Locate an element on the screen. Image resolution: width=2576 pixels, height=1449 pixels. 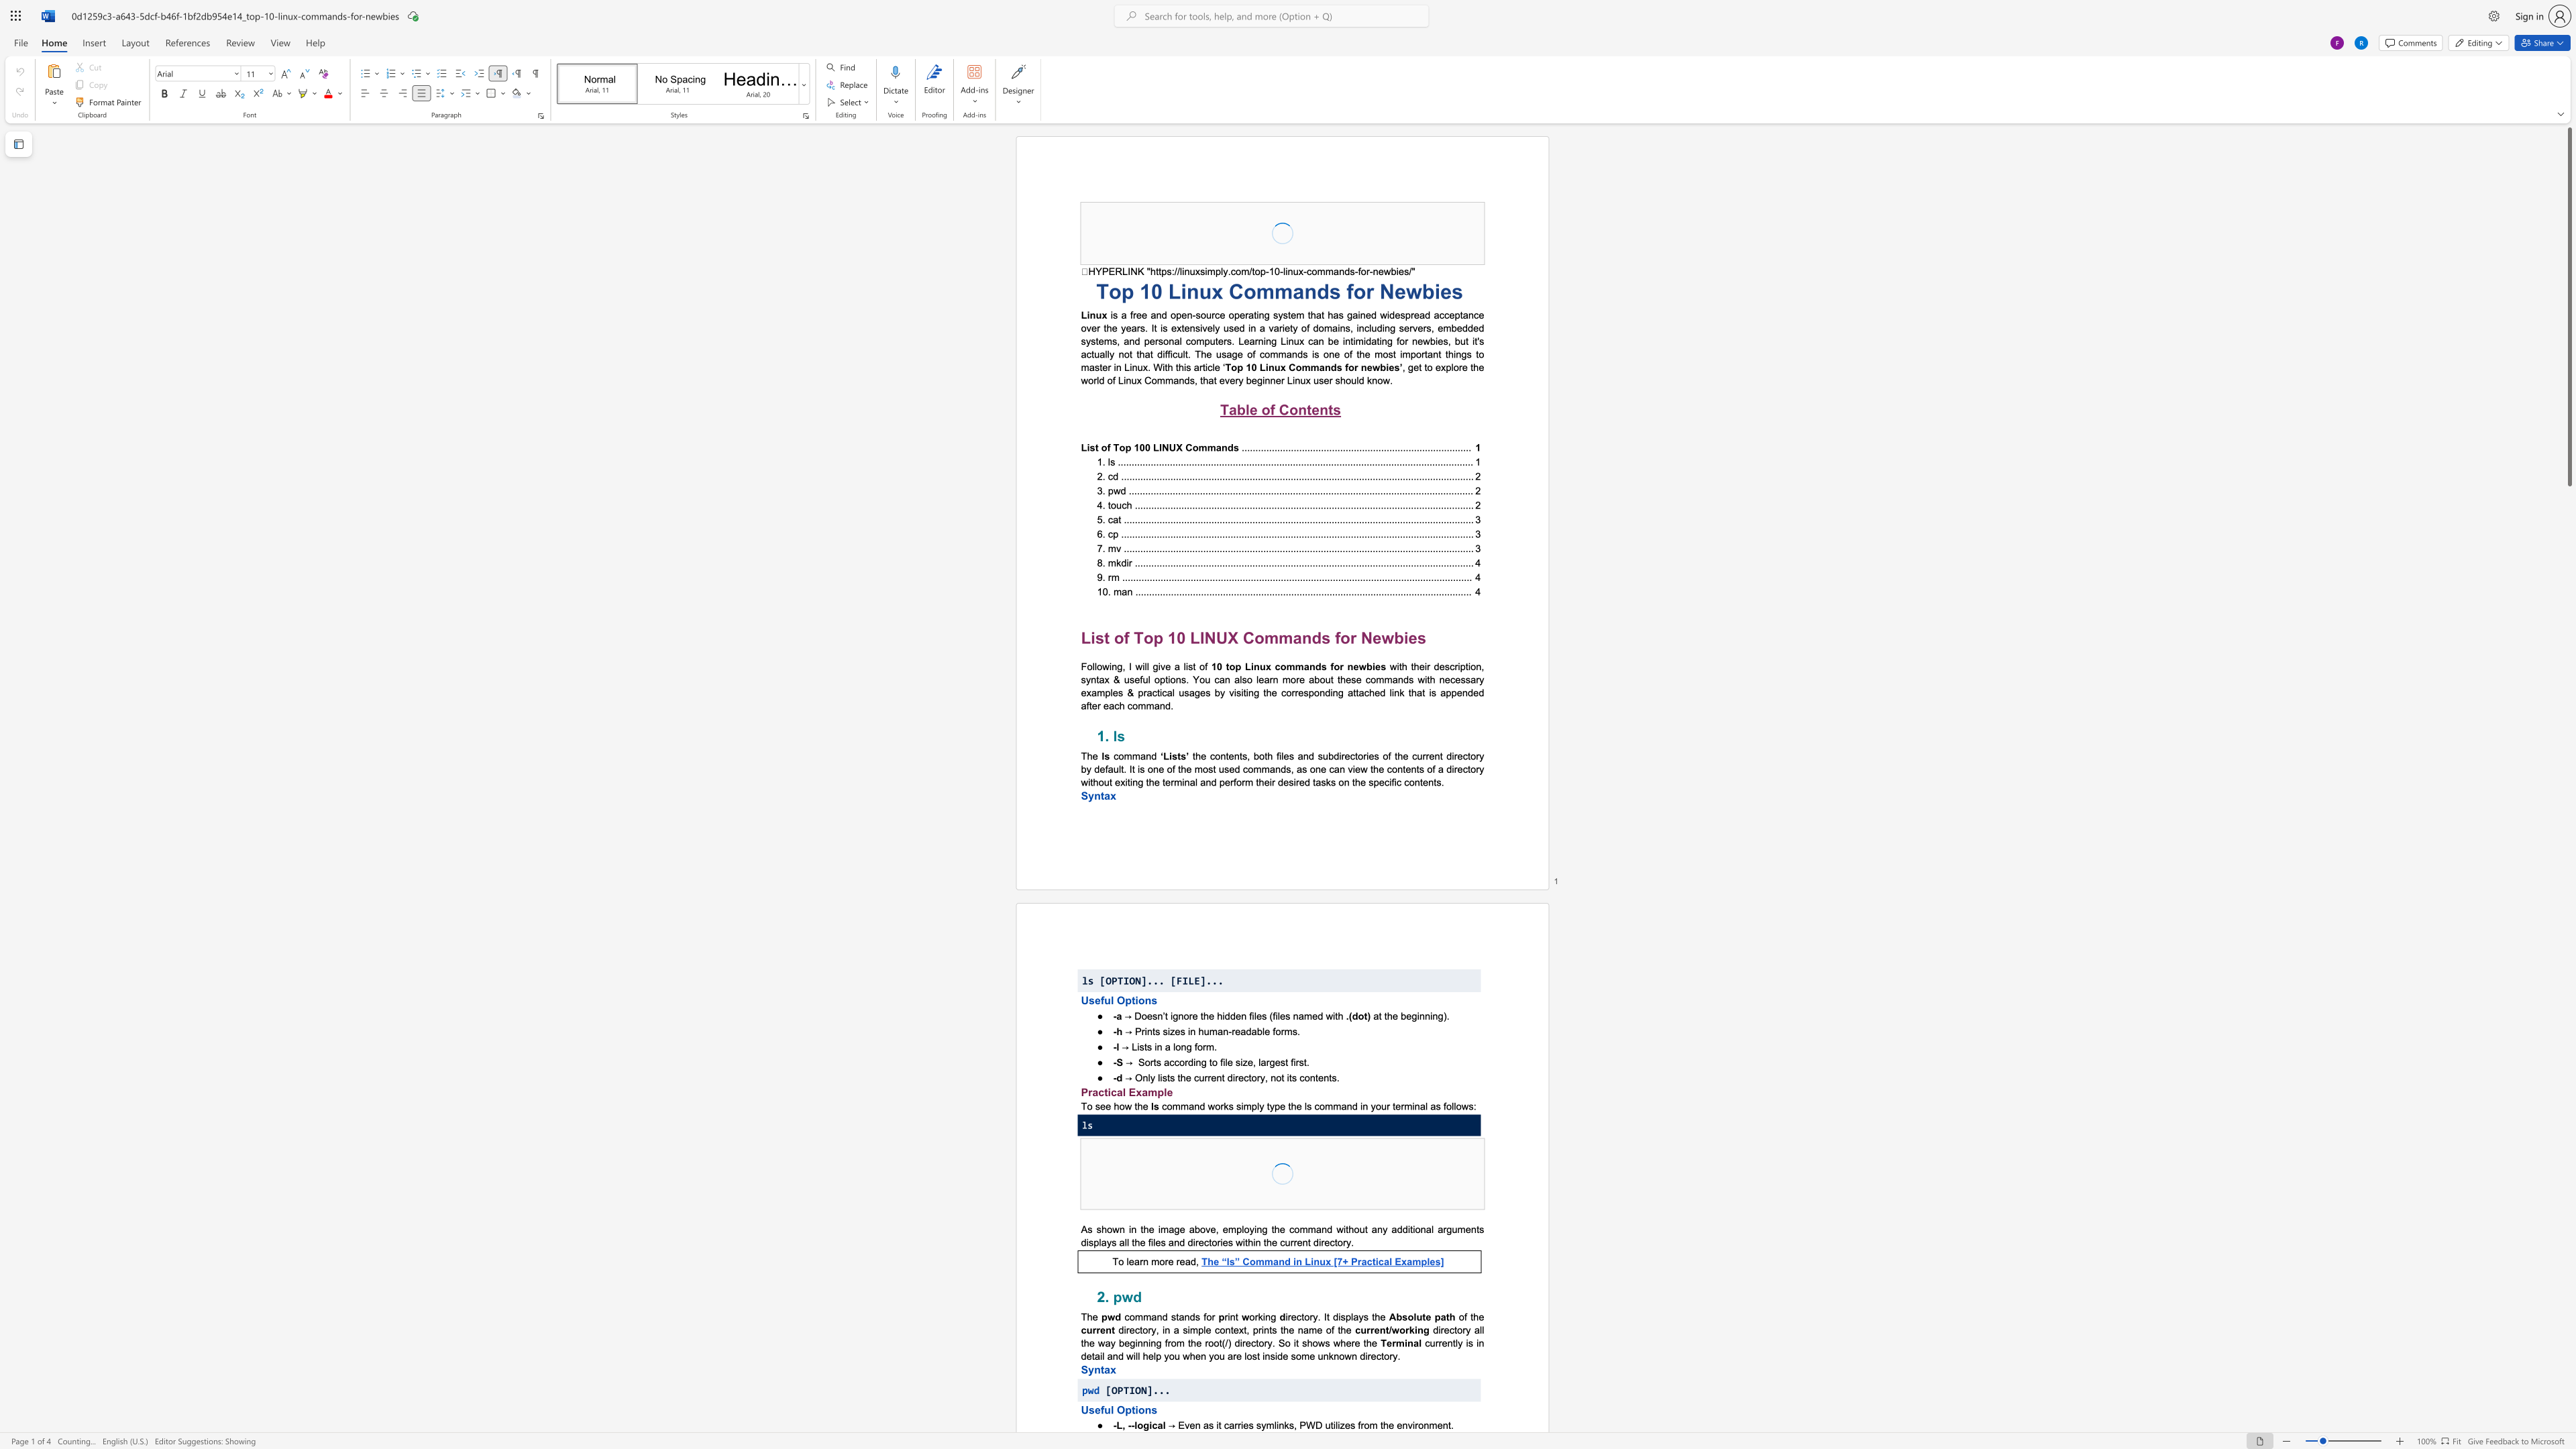
the scrollbar to slide the page down is located at coordinates (2568, 830).